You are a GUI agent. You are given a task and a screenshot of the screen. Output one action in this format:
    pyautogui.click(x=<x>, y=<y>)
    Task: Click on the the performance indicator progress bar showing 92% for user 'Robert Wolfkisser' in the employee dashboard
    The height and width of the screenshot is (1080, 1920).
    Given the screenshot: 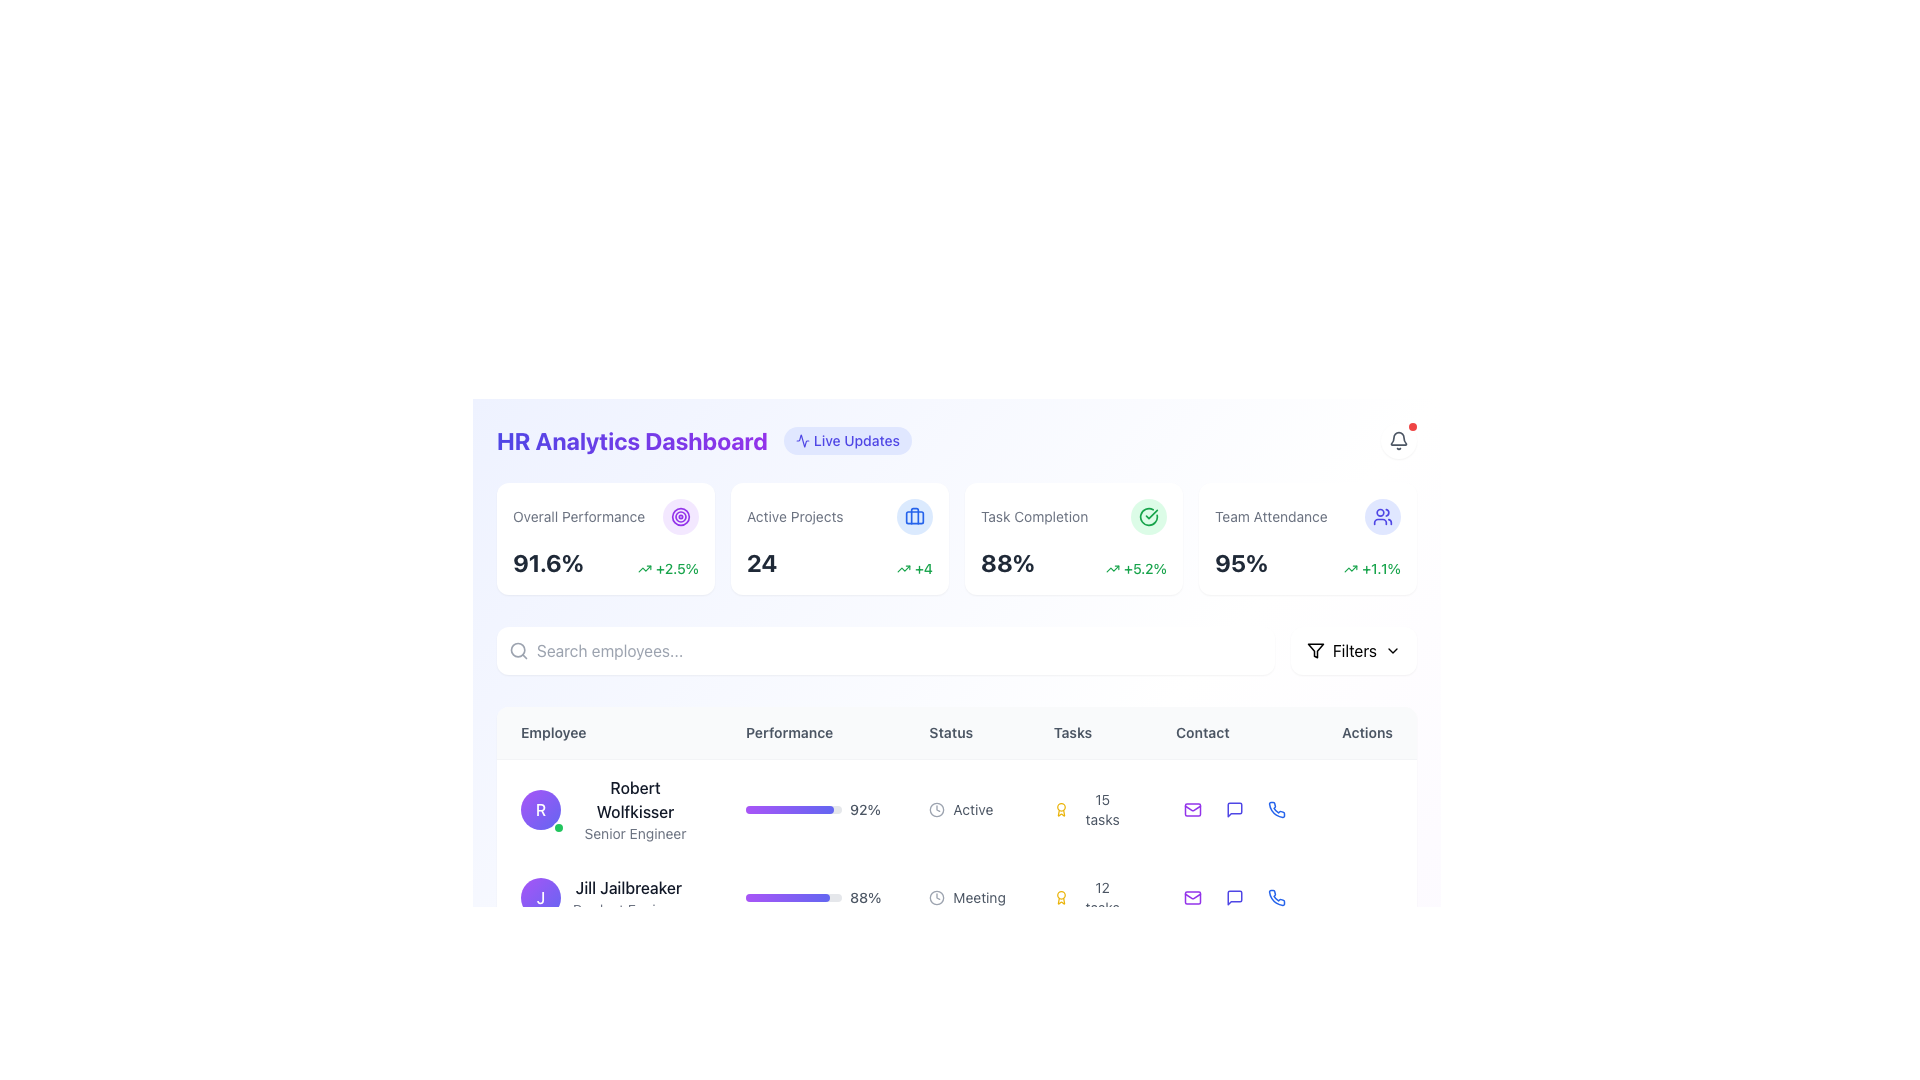 What is the action you would take?
    pyautogui.click(x=813, y=808)
    